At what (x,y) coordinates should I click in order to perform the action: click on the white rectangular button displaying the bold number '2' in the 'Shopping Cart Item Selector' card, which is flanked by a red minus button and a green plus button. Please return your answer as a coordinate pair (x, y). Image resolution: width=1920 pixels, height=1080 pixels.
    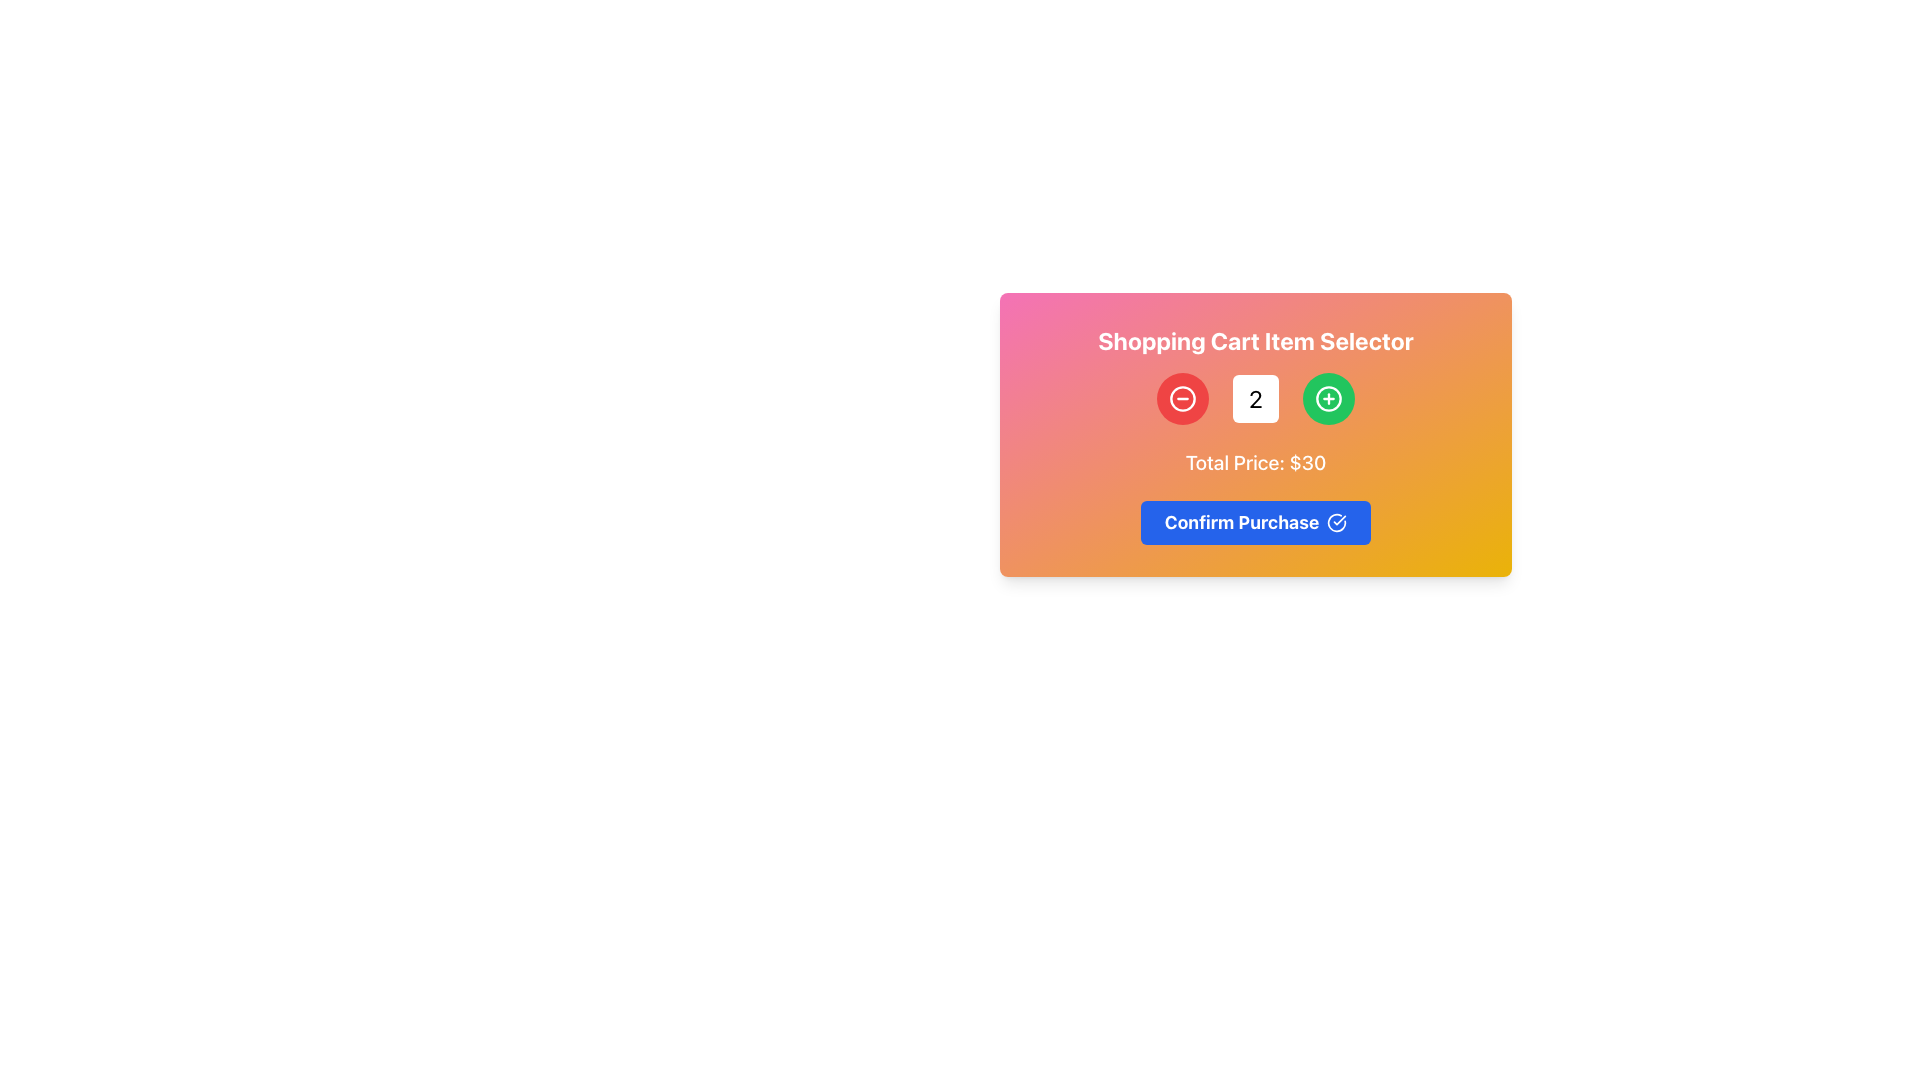
    Looking at the image, I should click on (1255, 398).